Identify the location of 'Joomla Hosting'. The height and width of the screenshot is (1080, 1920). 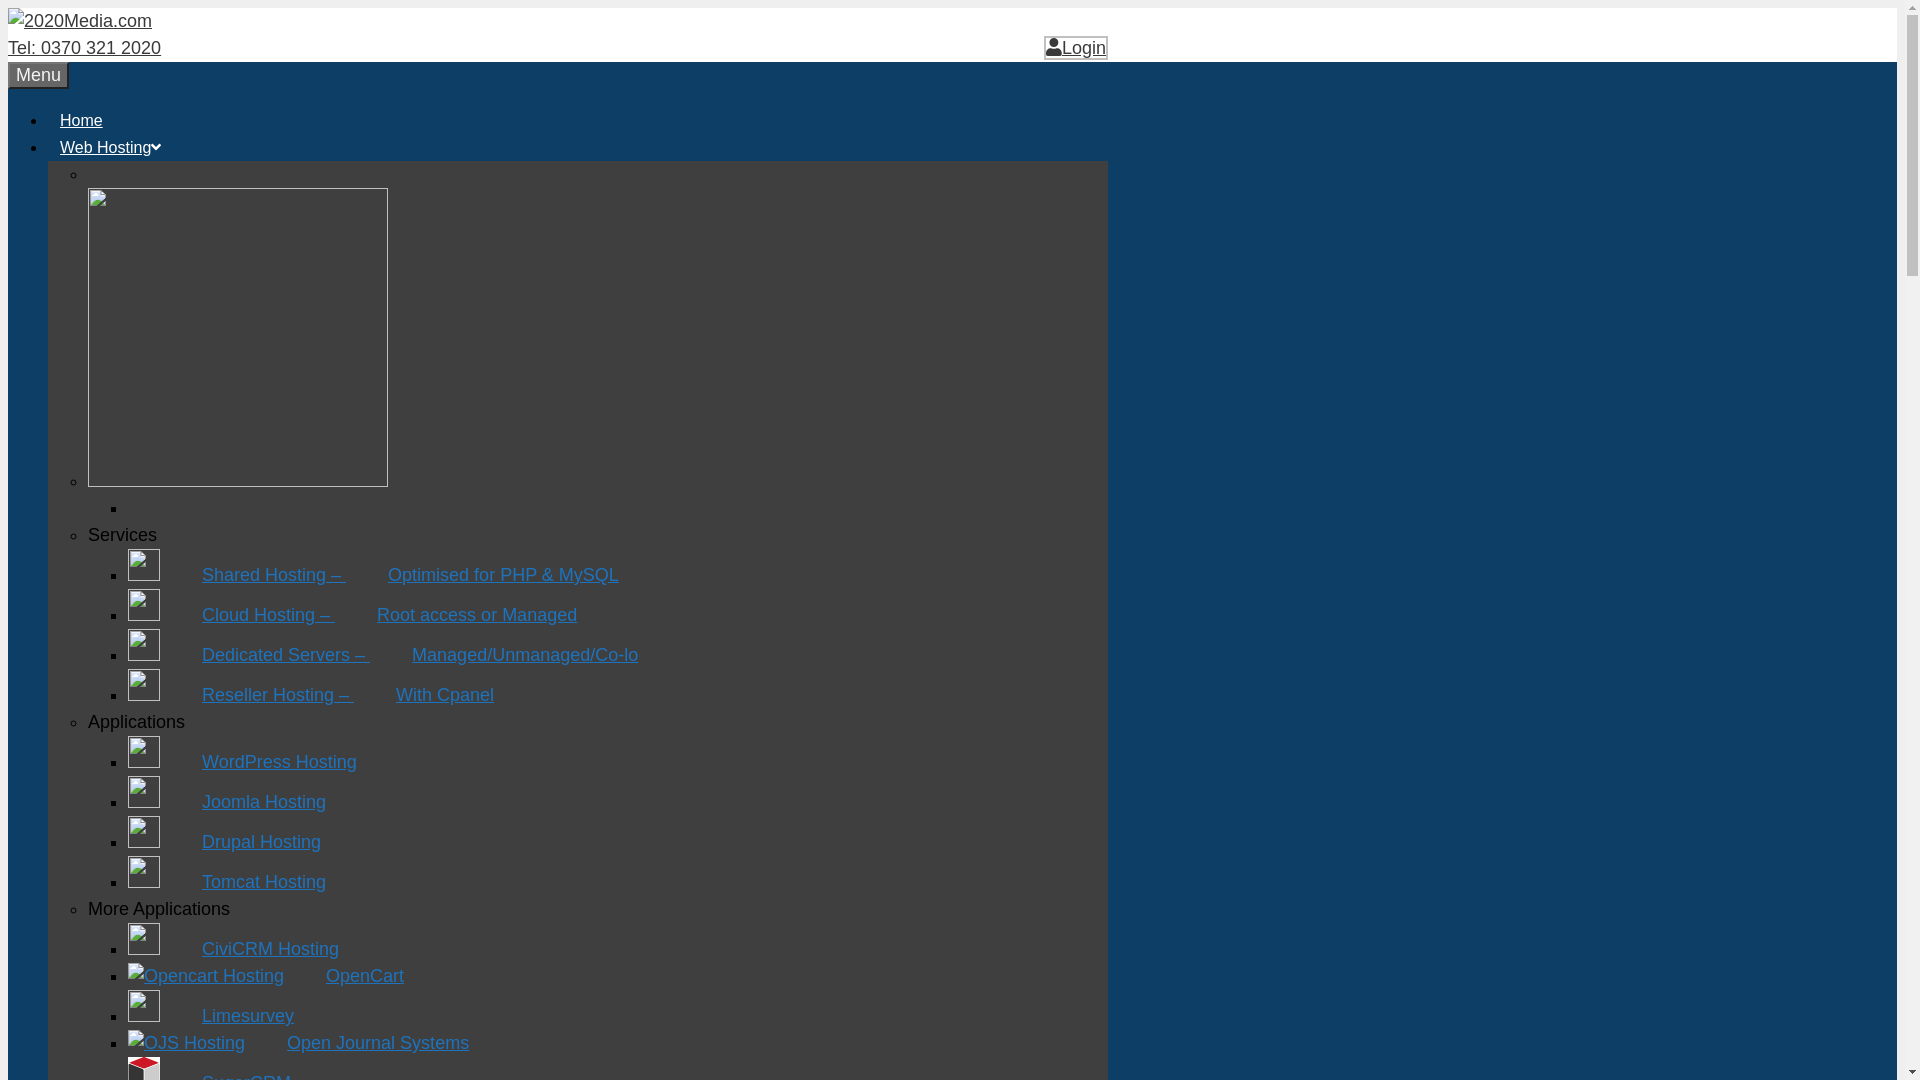
(127, 801).